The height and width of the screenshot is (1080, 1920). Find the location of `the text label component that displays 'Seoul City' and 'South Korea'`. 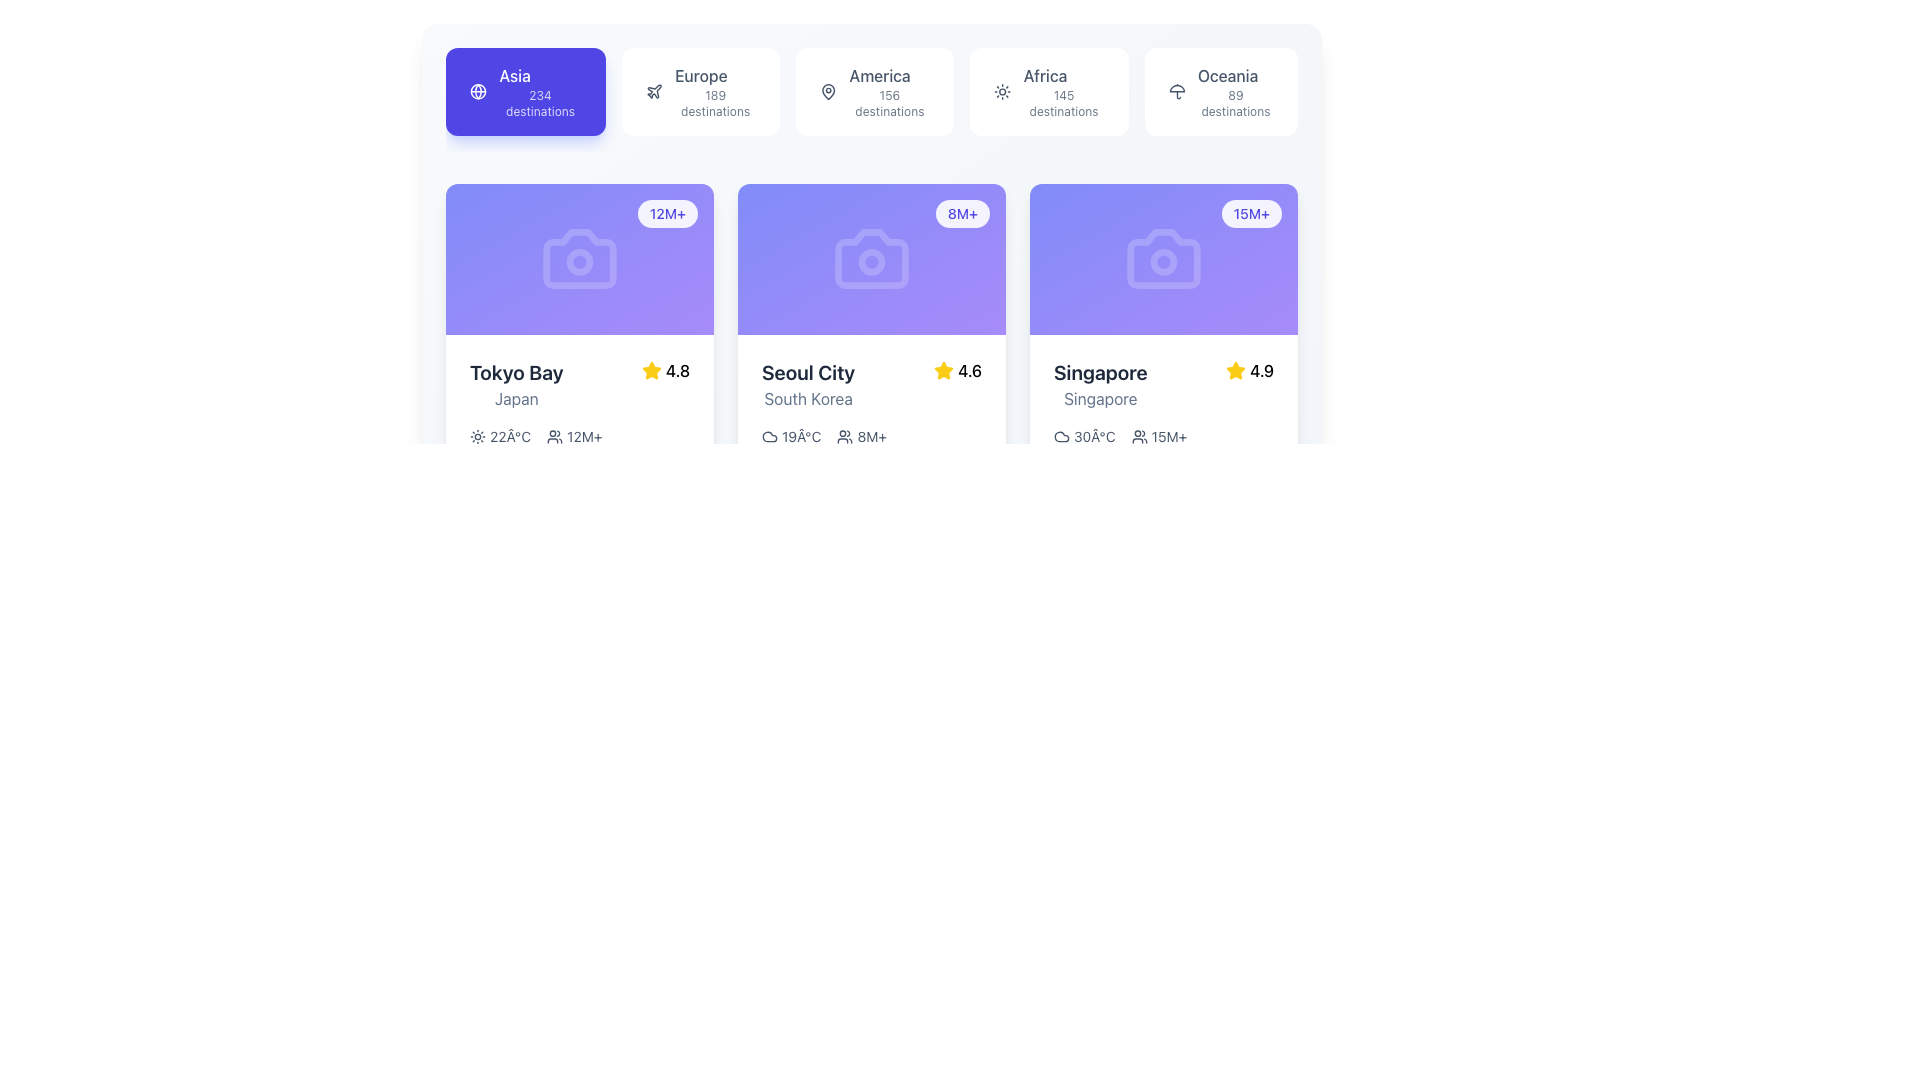

the text label component that displays 'Seoul City' and 'South Korea' is located at coordinates (808, 384).